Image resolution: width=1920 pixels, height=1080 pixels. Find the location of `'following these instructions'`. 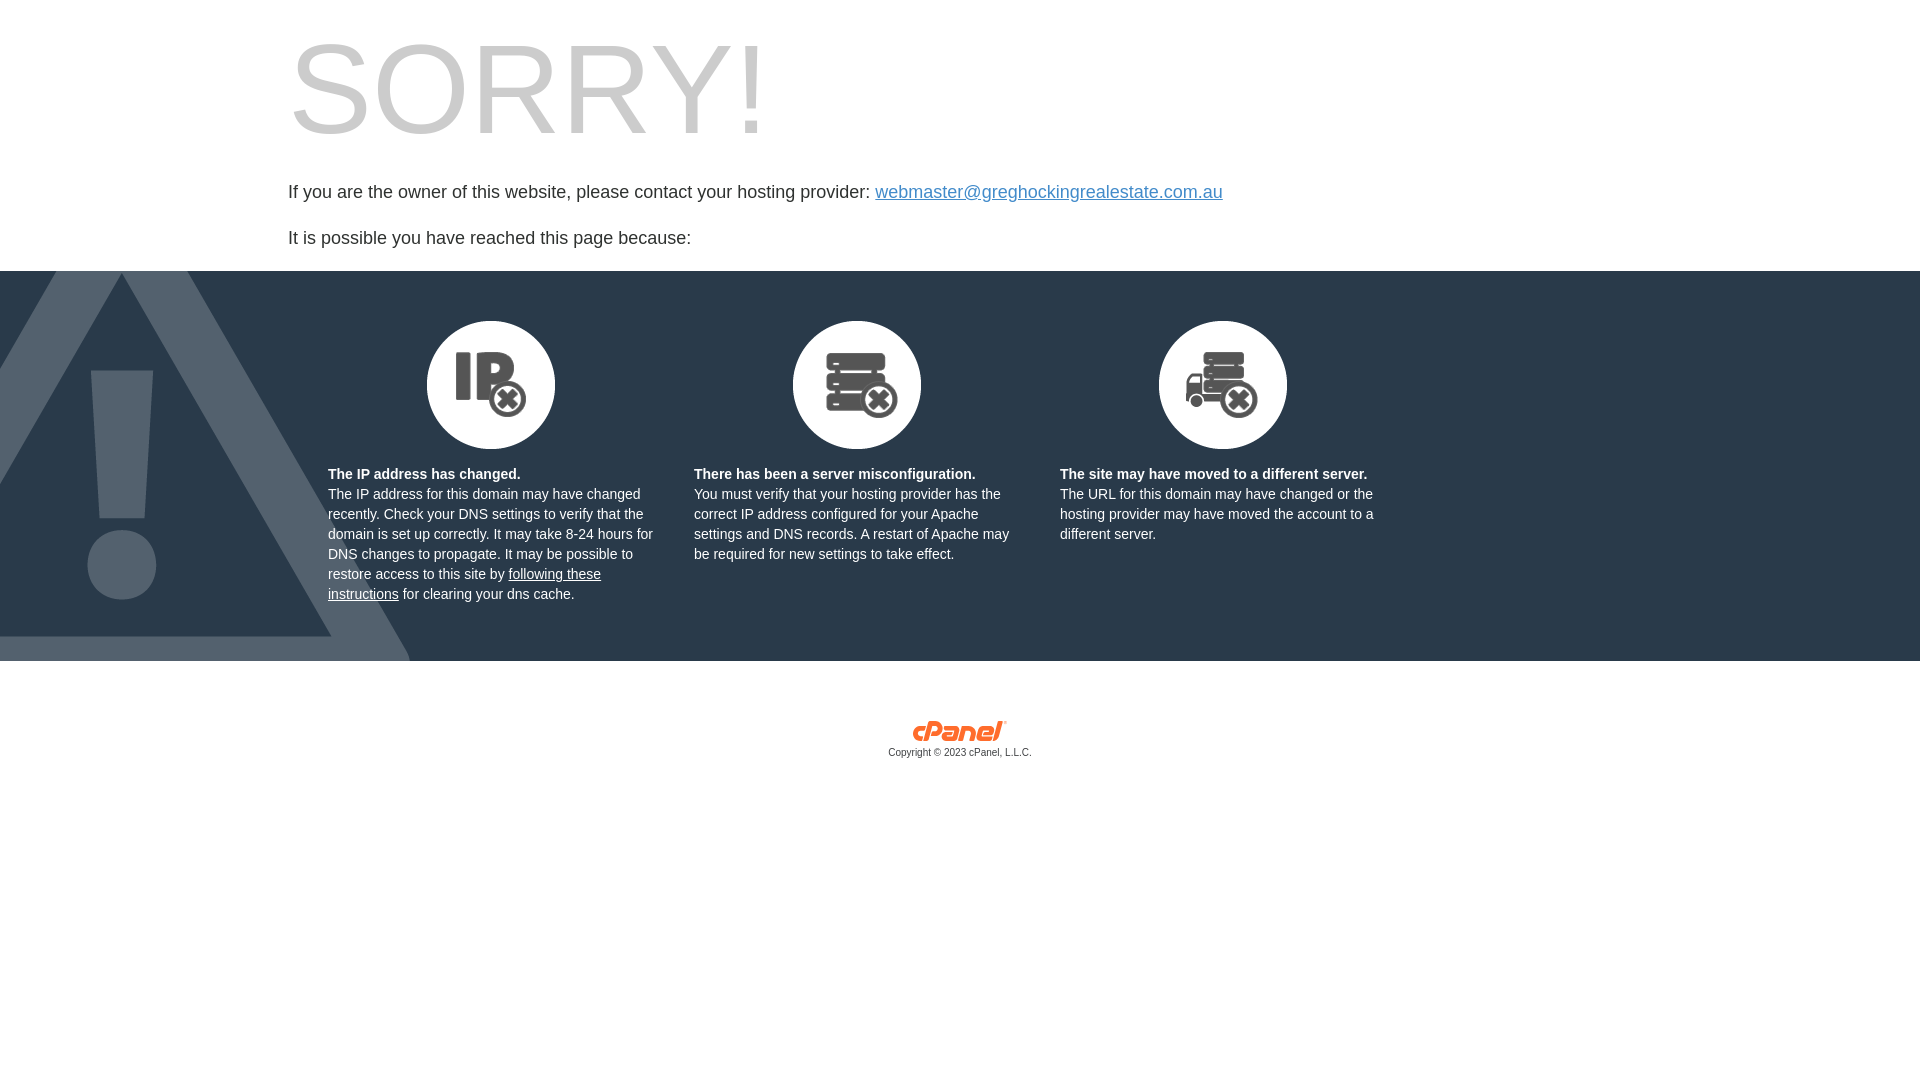

'following these instructions' is located at coordinates (463, 583).